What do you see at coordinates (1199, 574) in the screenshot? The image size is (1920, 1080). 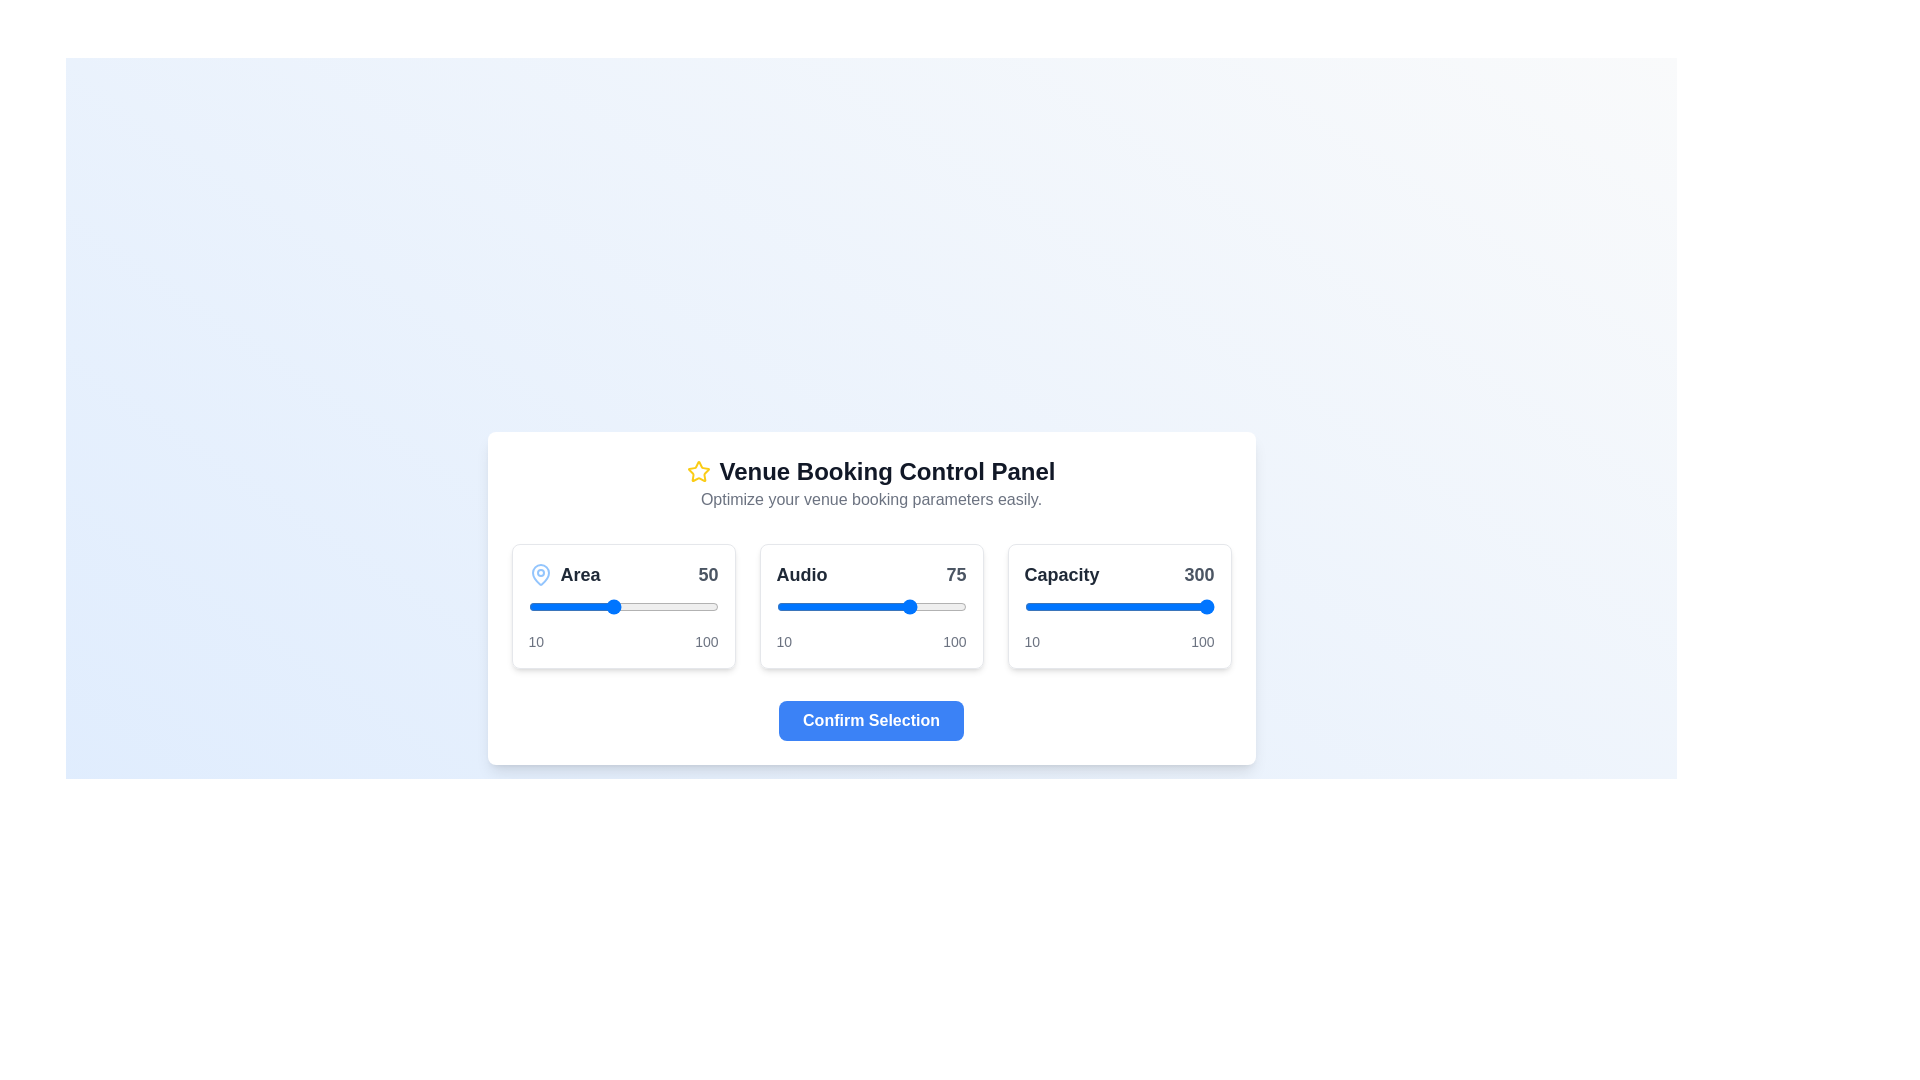 I see `the display-only text label showing the current value (300) of the 'Capacity' slider control, located at the far-right side of the 'Capacity' section` at bounding box center [1199, 574].